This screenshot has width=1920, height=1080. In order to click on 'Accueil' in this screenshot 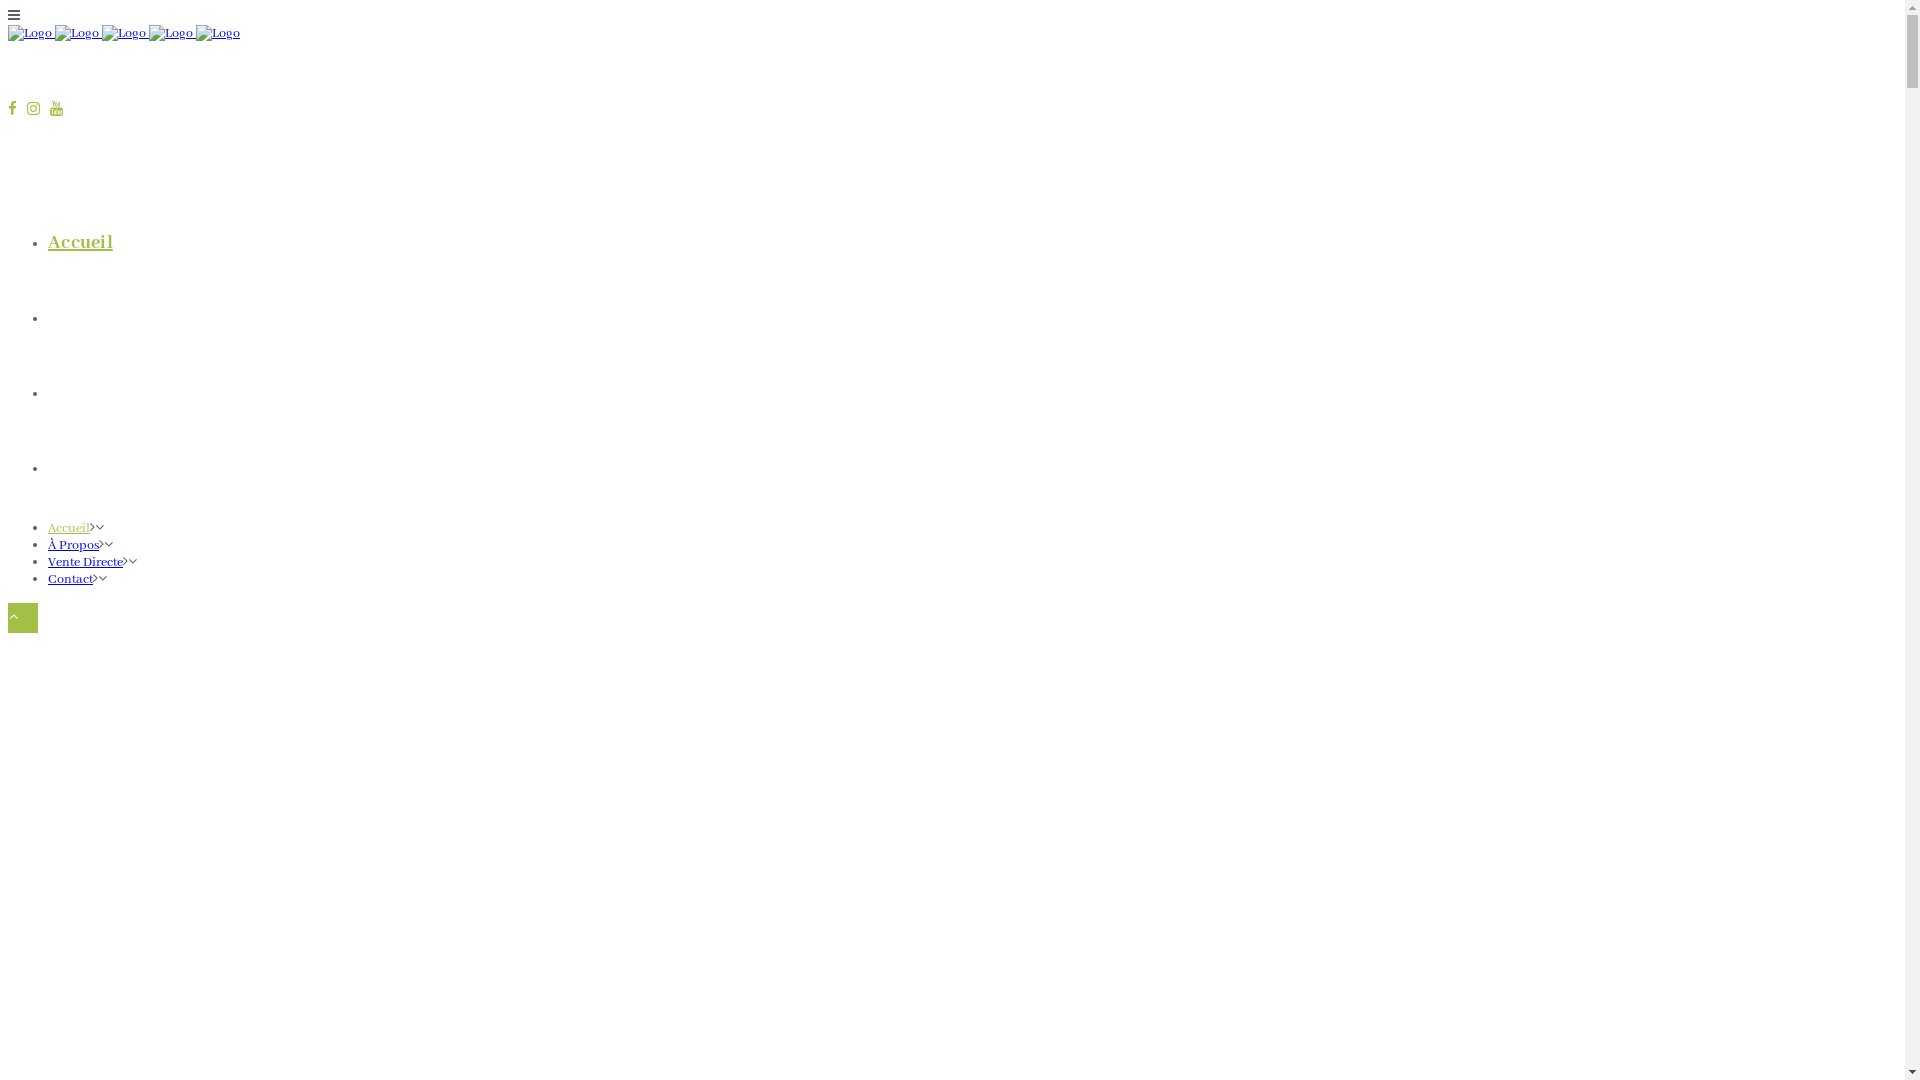, I will do `click(68, 527)`.